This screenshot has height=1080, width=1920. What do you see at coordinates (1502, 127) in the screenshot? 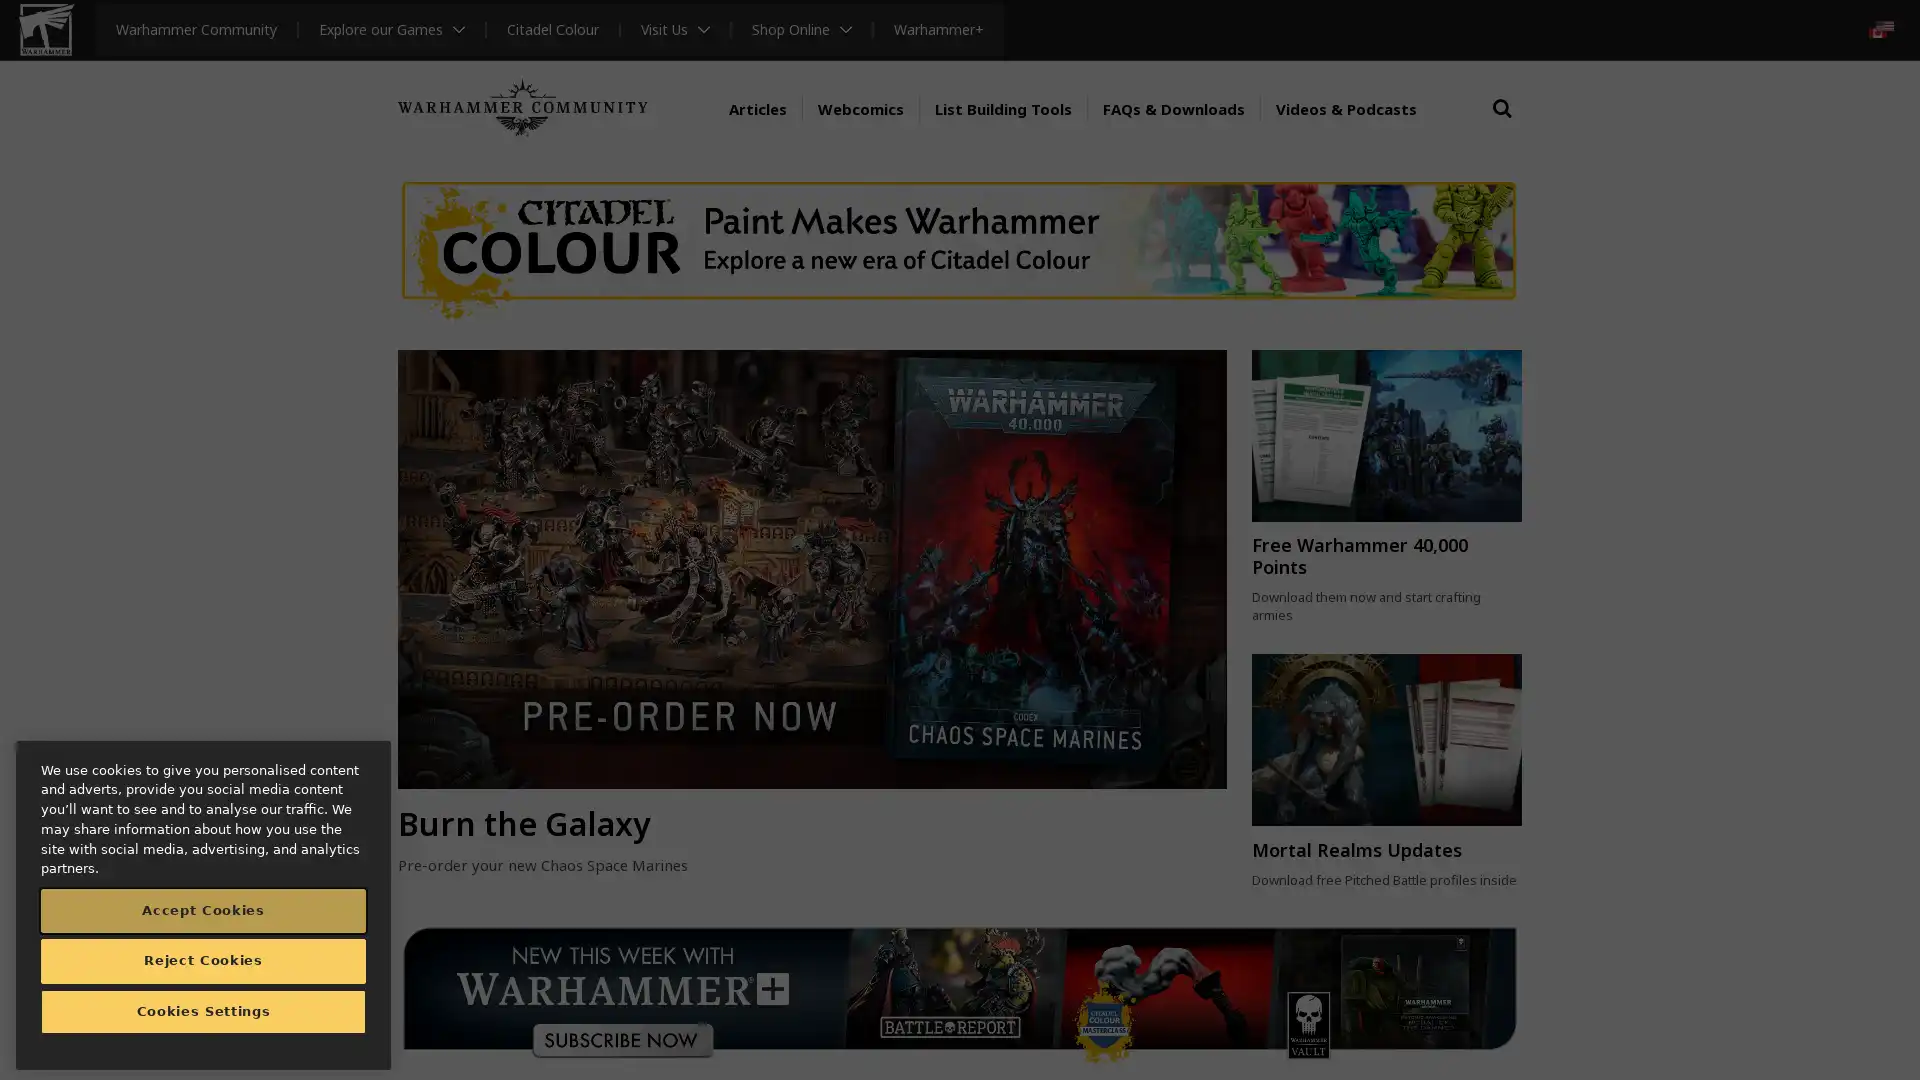
I see `Search` at bounding box center [1502, 127].